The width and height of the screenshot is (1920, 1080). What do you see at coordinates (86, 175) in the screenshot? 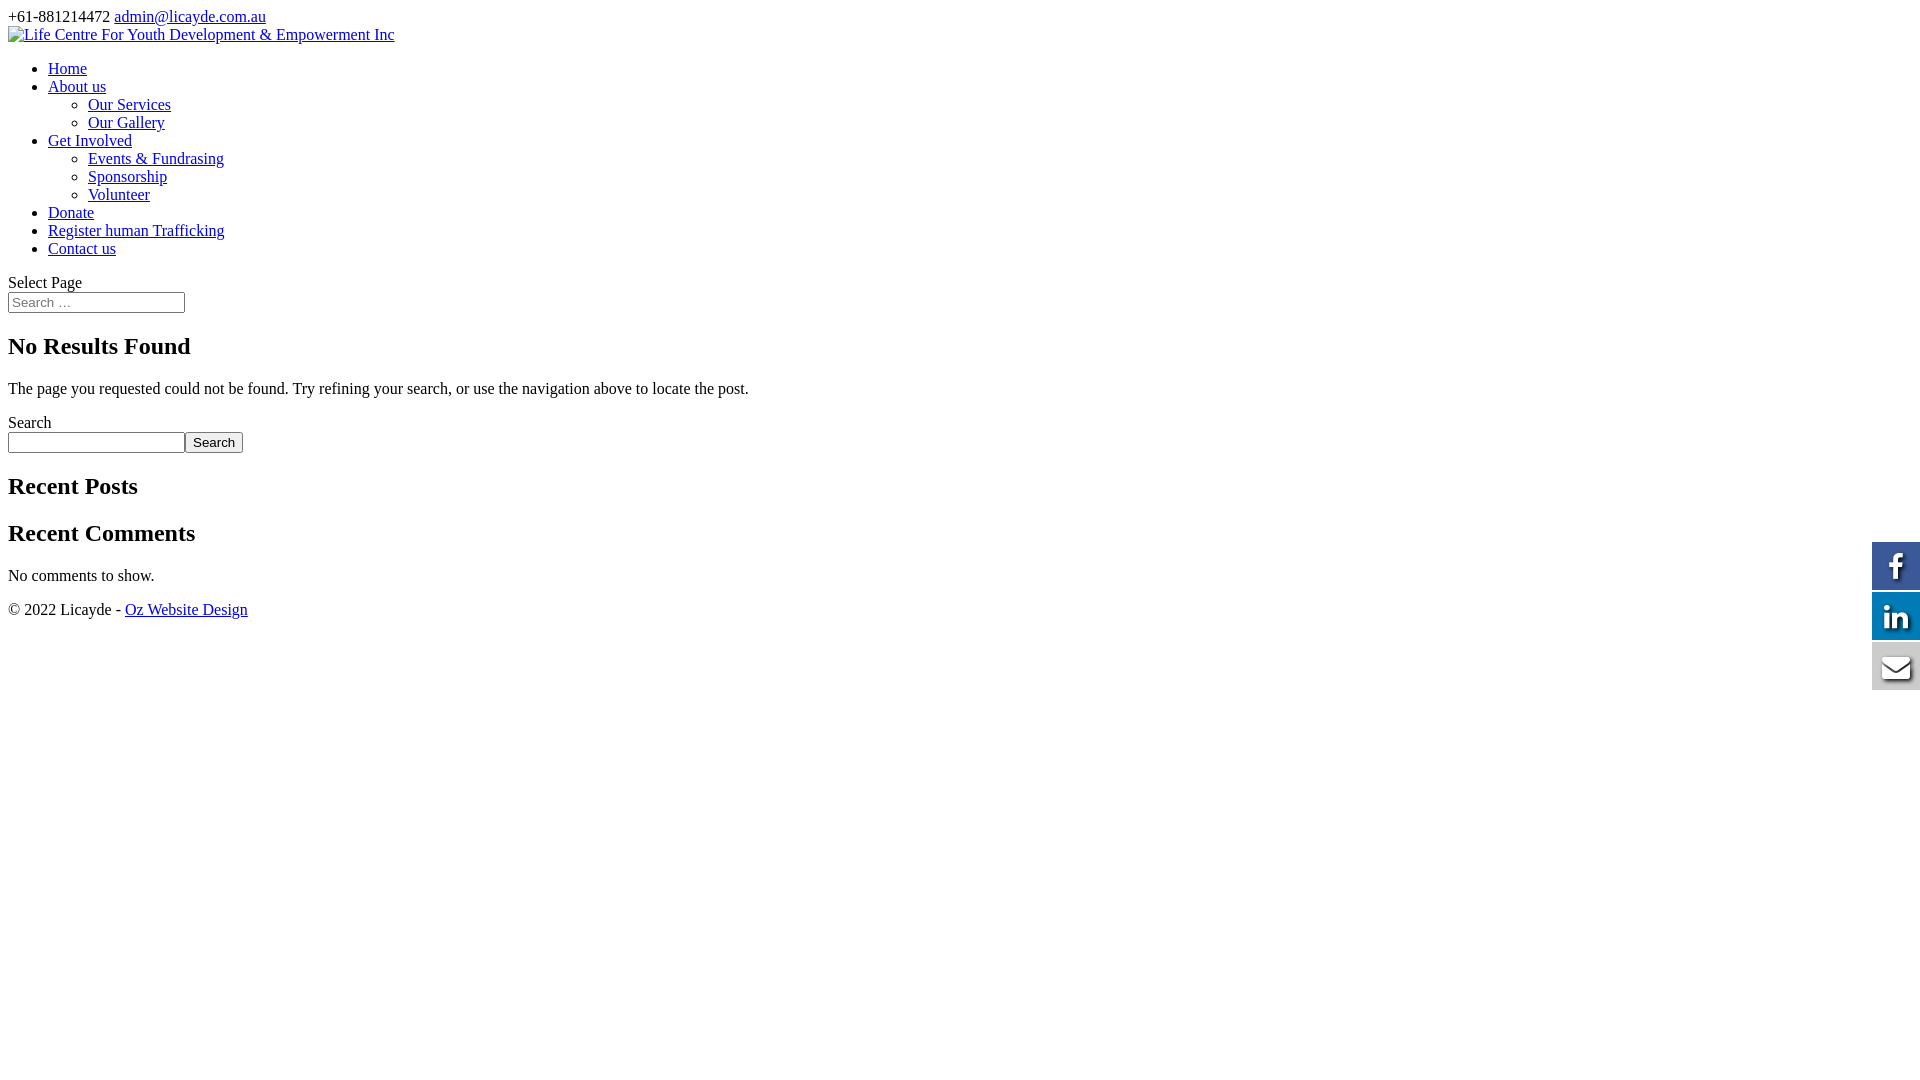
I see `'Sponsorship'` at bounding box center [86, 175].